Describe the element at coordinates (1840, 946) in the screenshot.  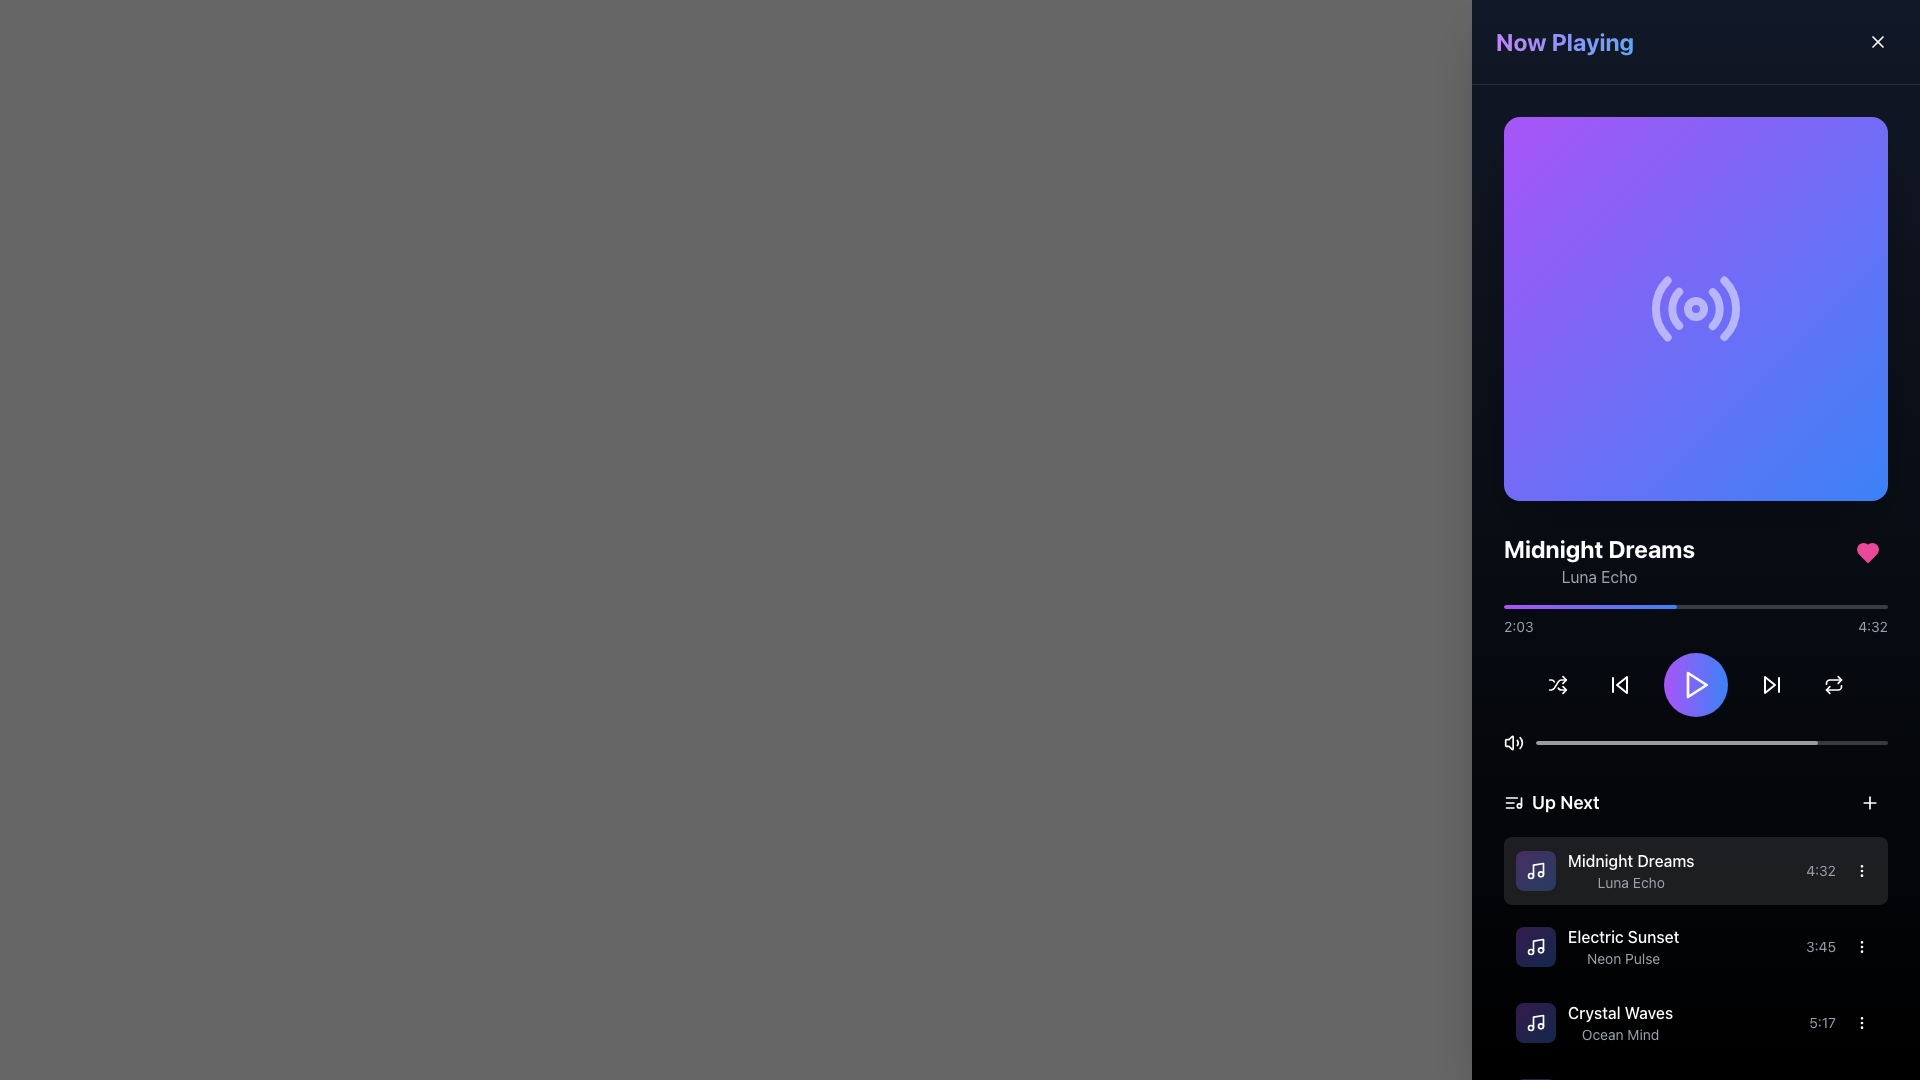
I see `the interactive three-dot icon in the Duration label component displaying '3:45'` at that location.